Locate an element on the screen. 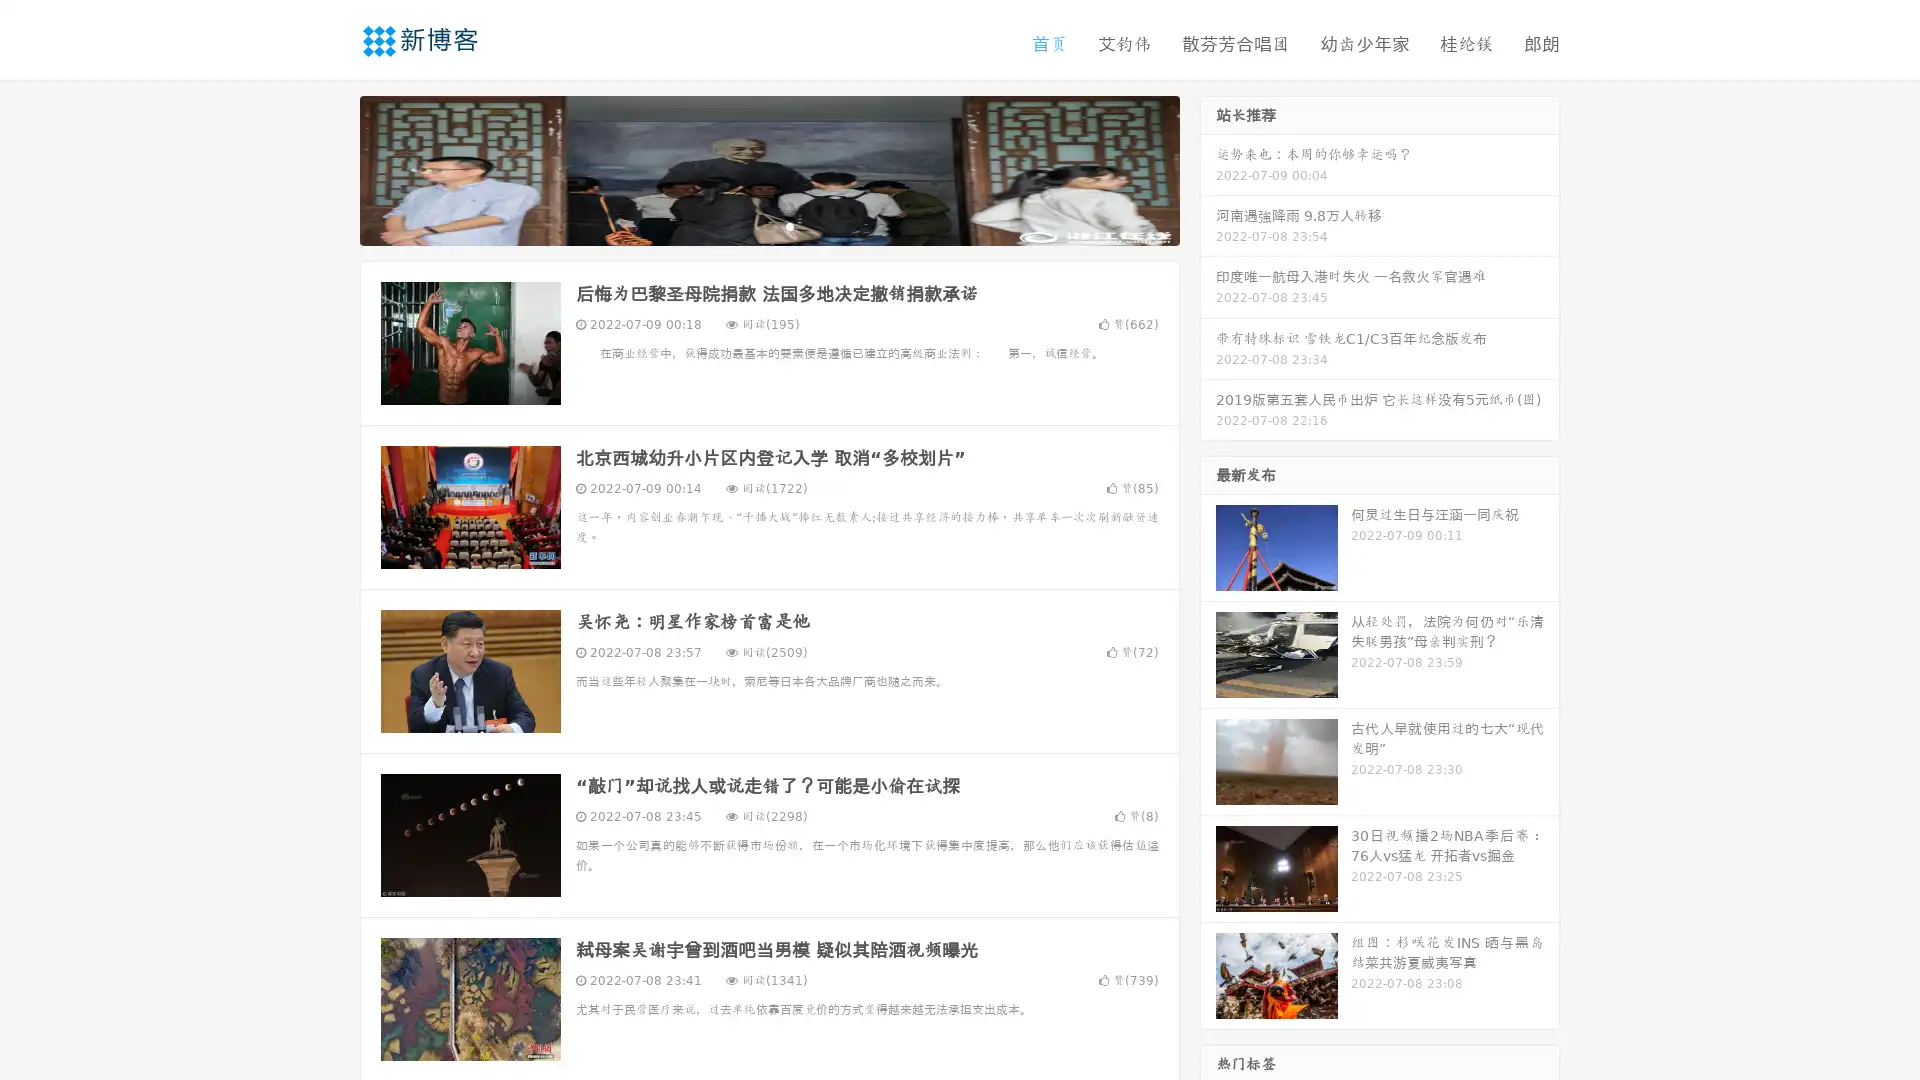  Go to slide 3 is located at coordinates (789, 225).